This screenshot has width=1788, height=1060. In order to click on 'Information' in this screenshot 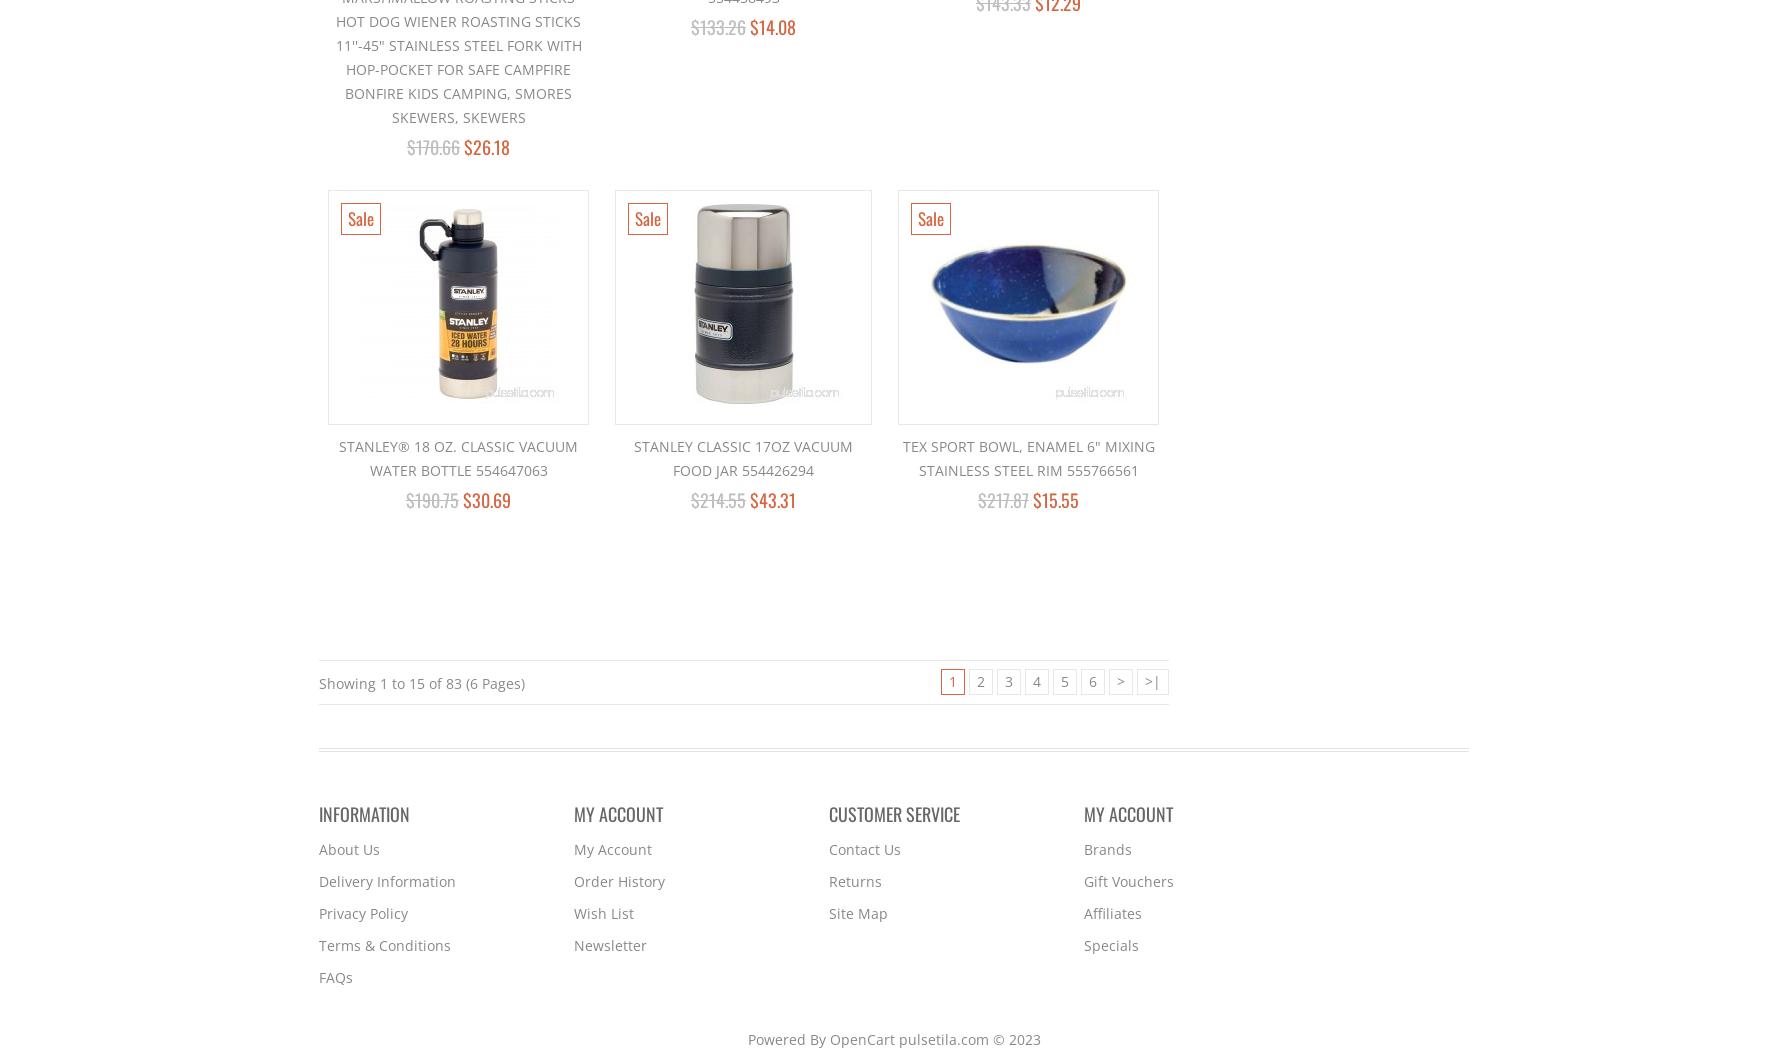, I will do `click(363, 813)`.